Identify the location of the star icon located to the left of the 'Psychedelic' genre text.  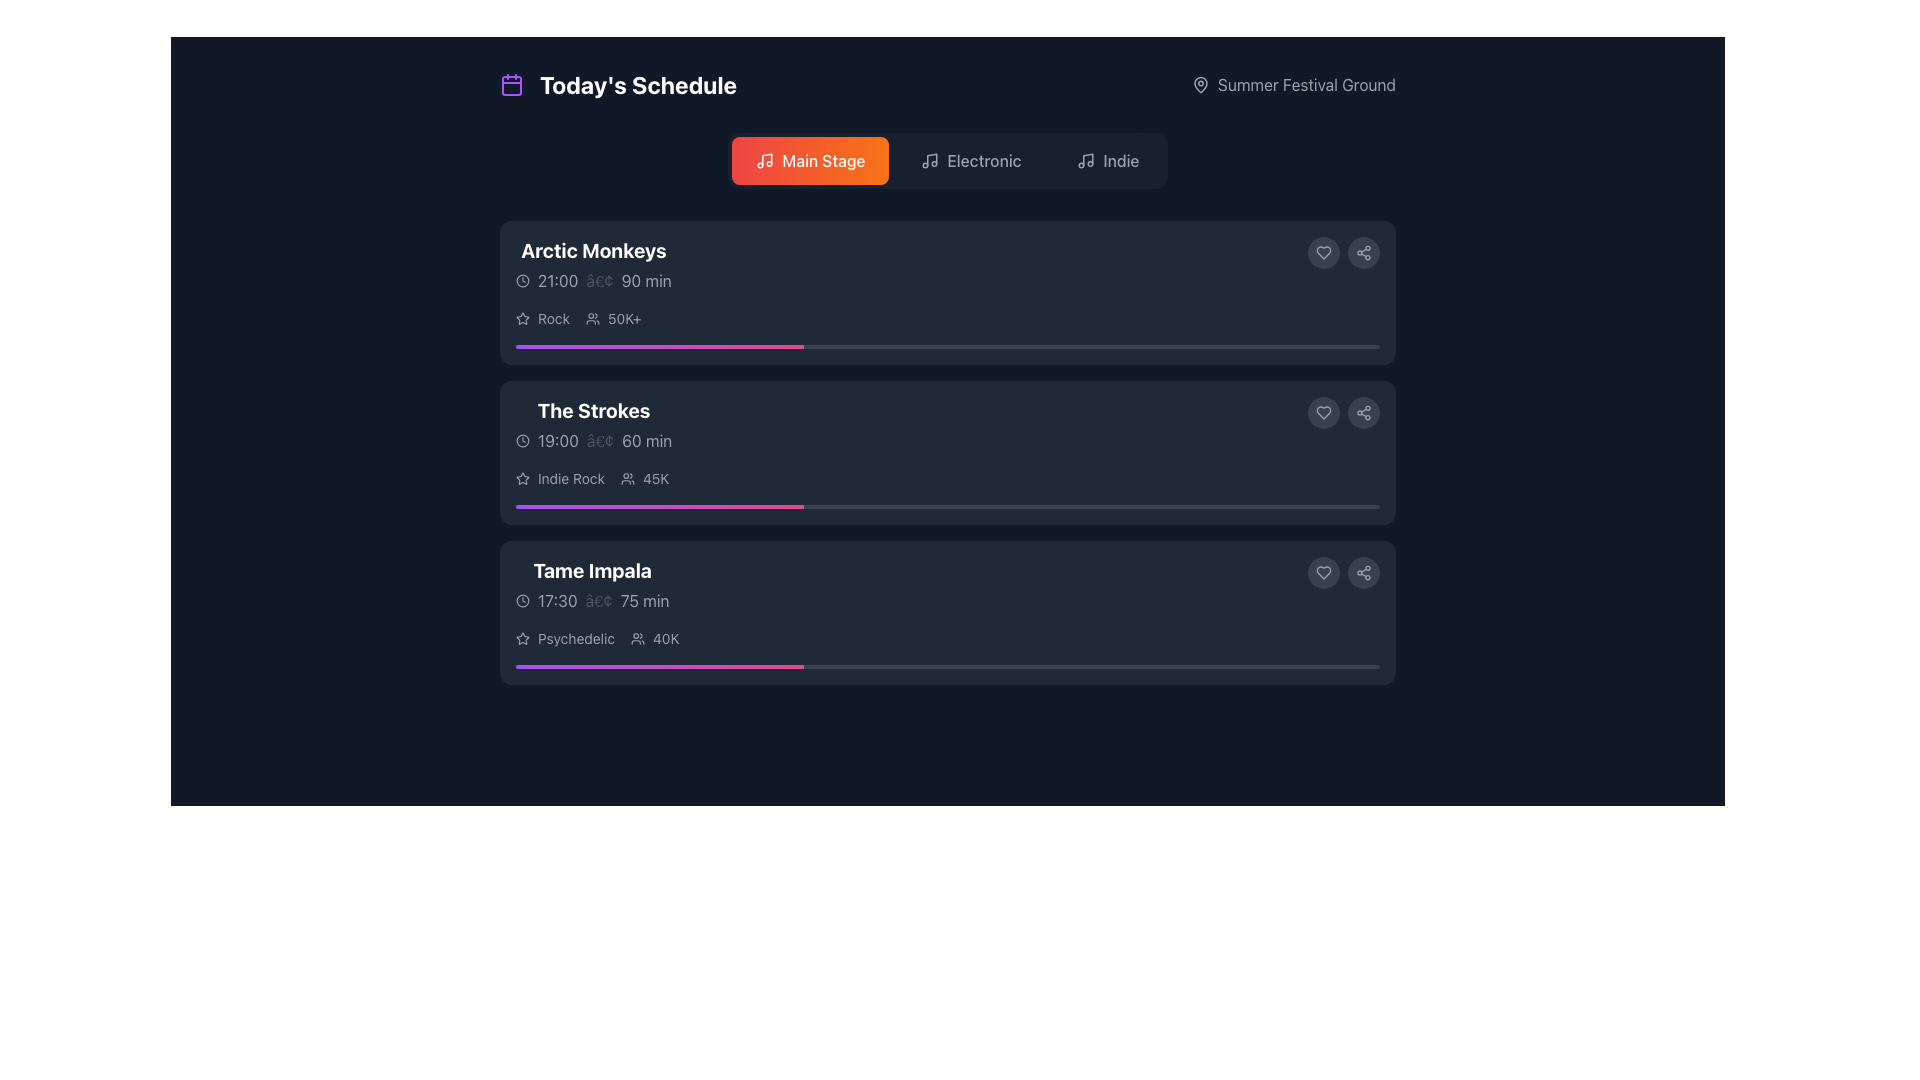
(523, 638).